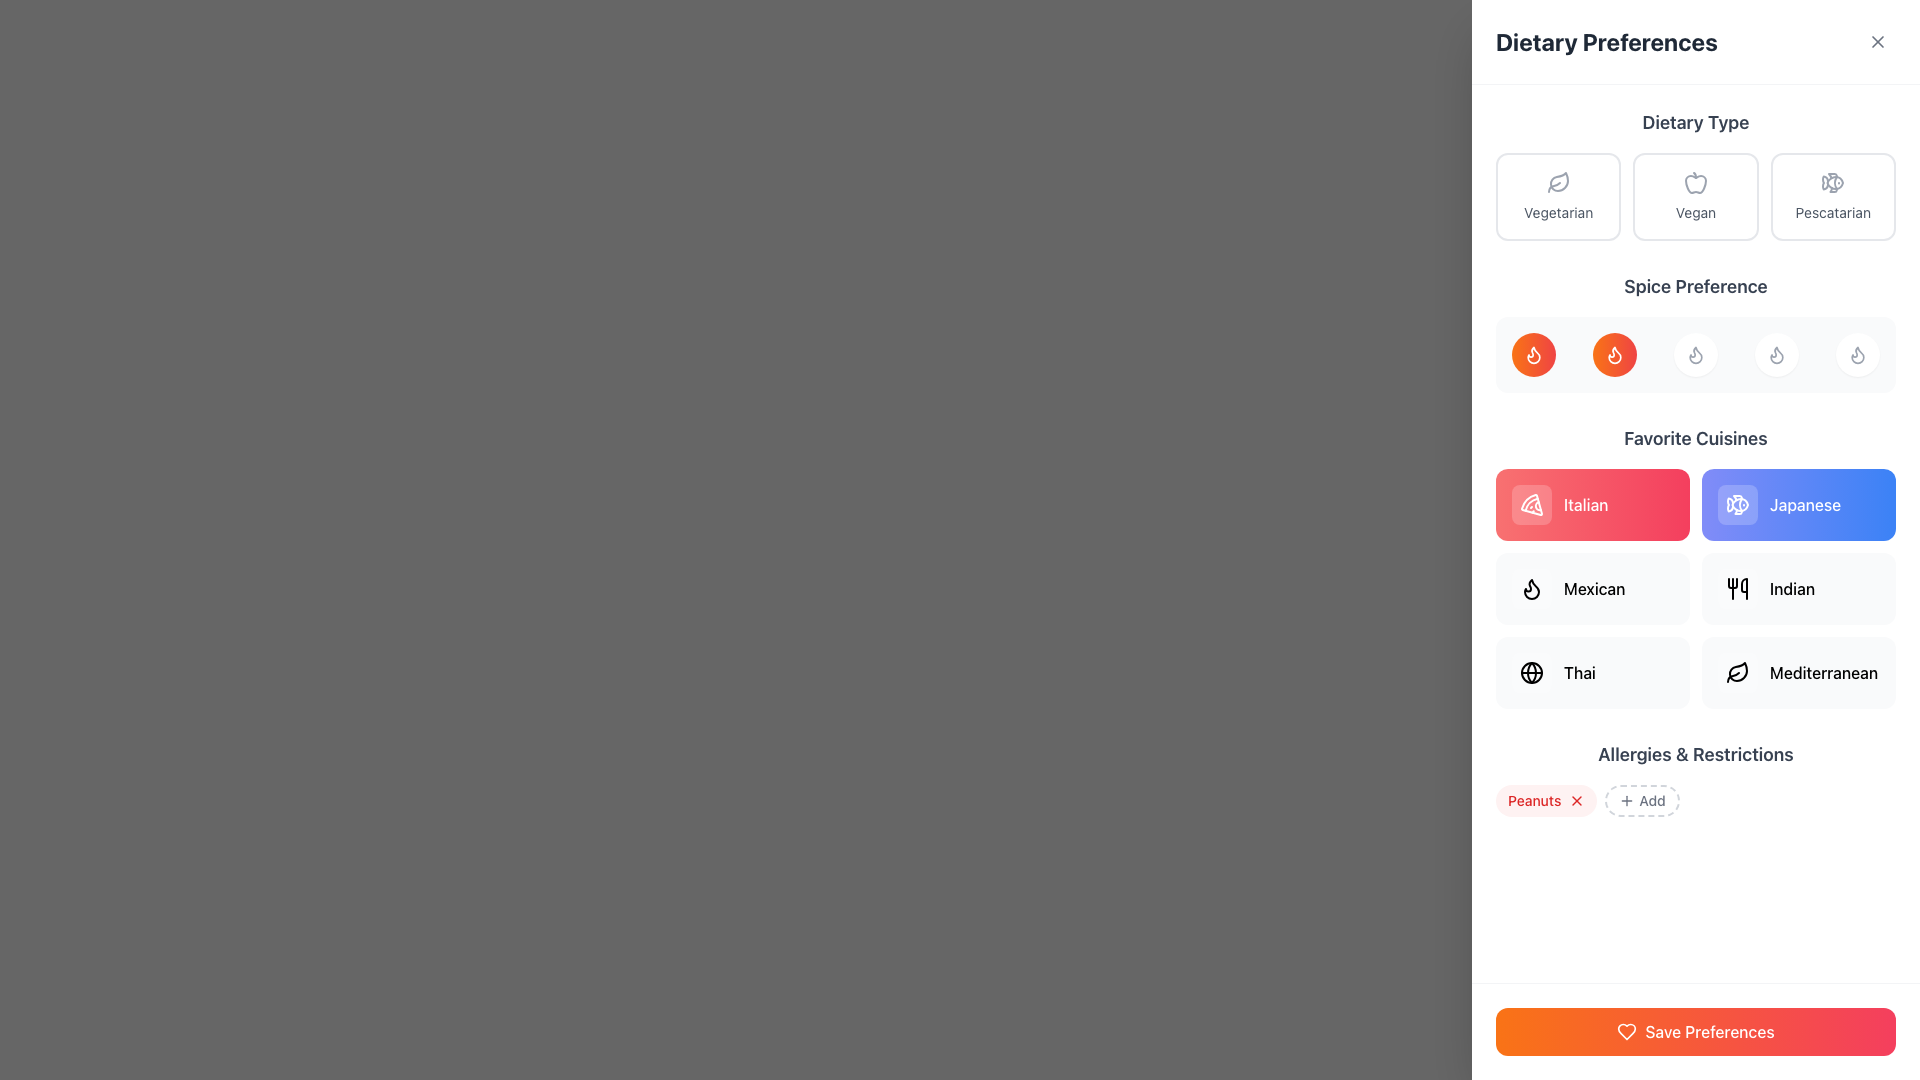 The width and height of the screenshot is (1920, 1080). I want to click on the 'Save Preferences' button, which is styled with white text on a gradient orange to rose background, located in the middle-right section of the interface, so click(1707, 1032).